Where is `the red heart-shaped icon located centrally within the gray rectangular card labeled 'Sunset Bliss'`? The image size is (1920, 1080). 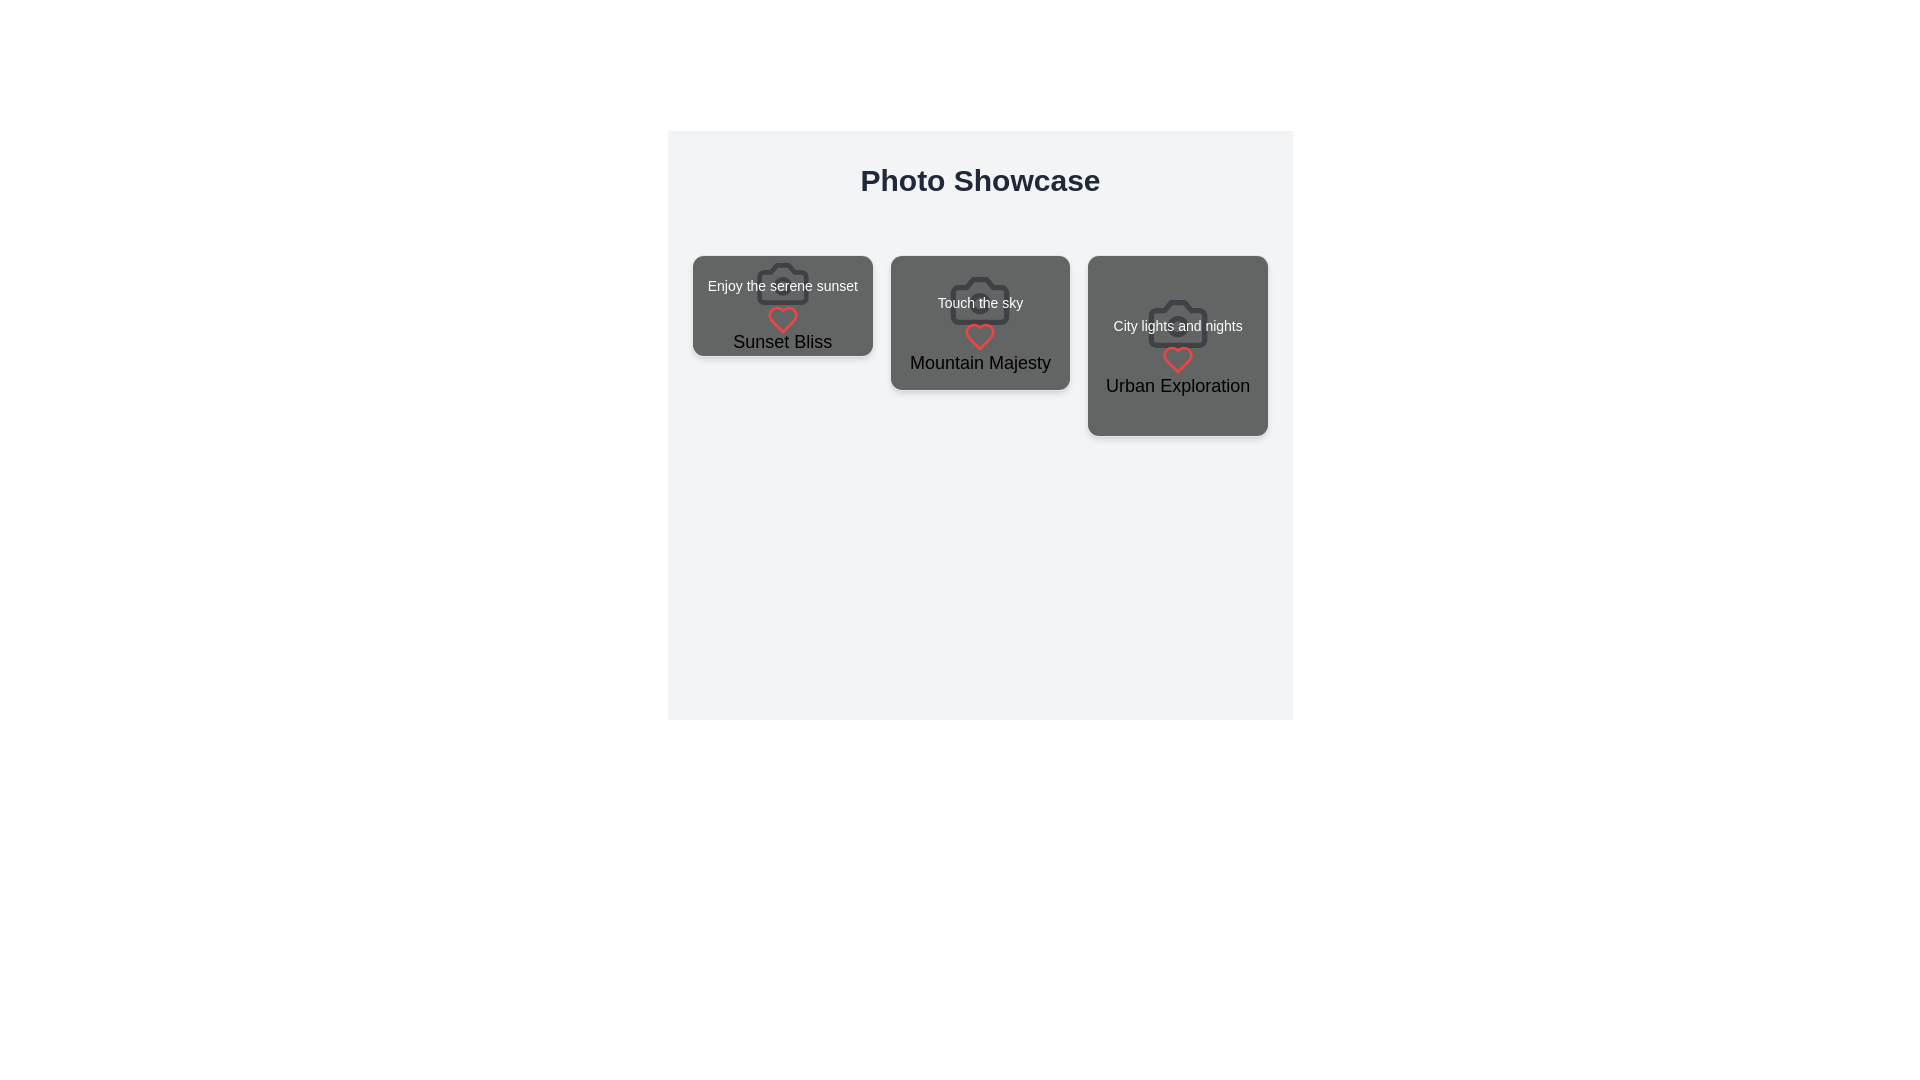 the red heart-shaped icon located centrally within the gray rectangular card labeled 'Sunset Bliss' is located at coordinates (781, 319).